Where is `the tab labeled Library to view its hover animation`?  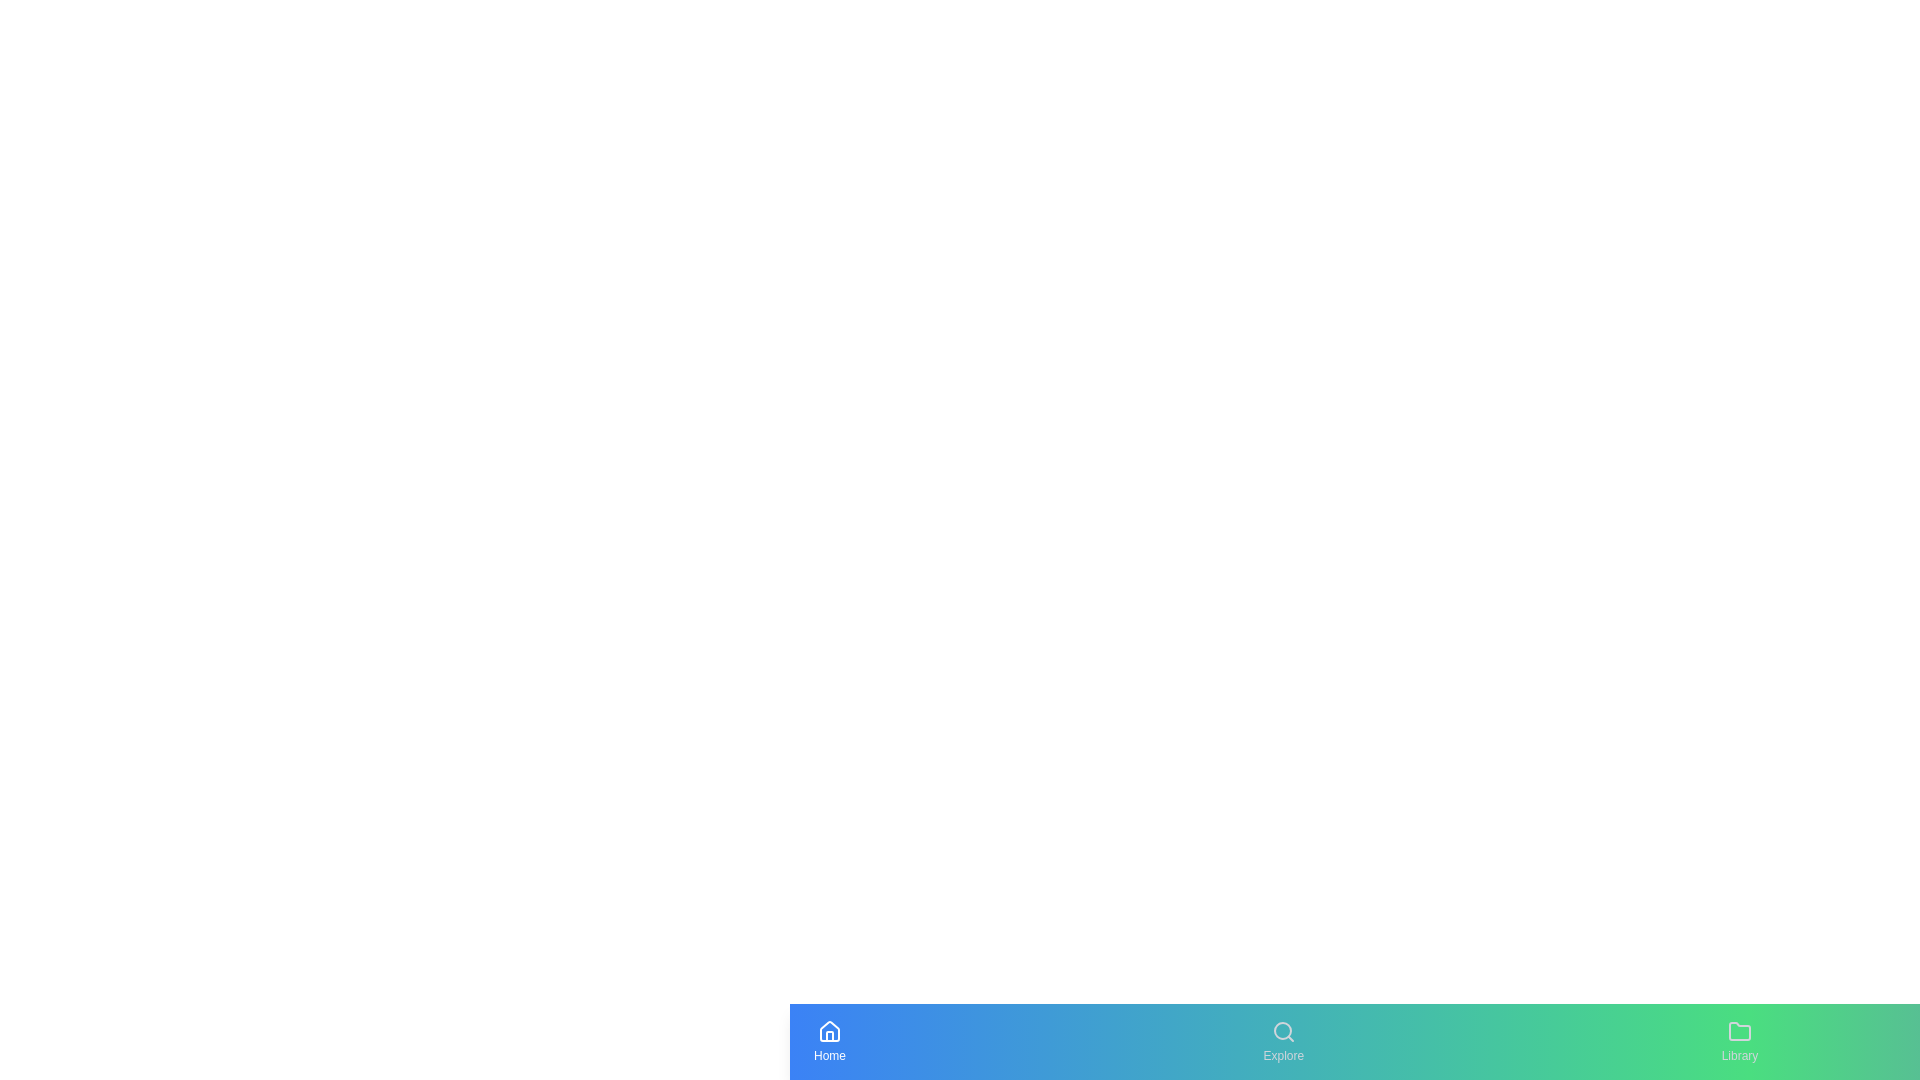 the tab labeled Library to view its hover animation is located at coordinates (1737, 1040).